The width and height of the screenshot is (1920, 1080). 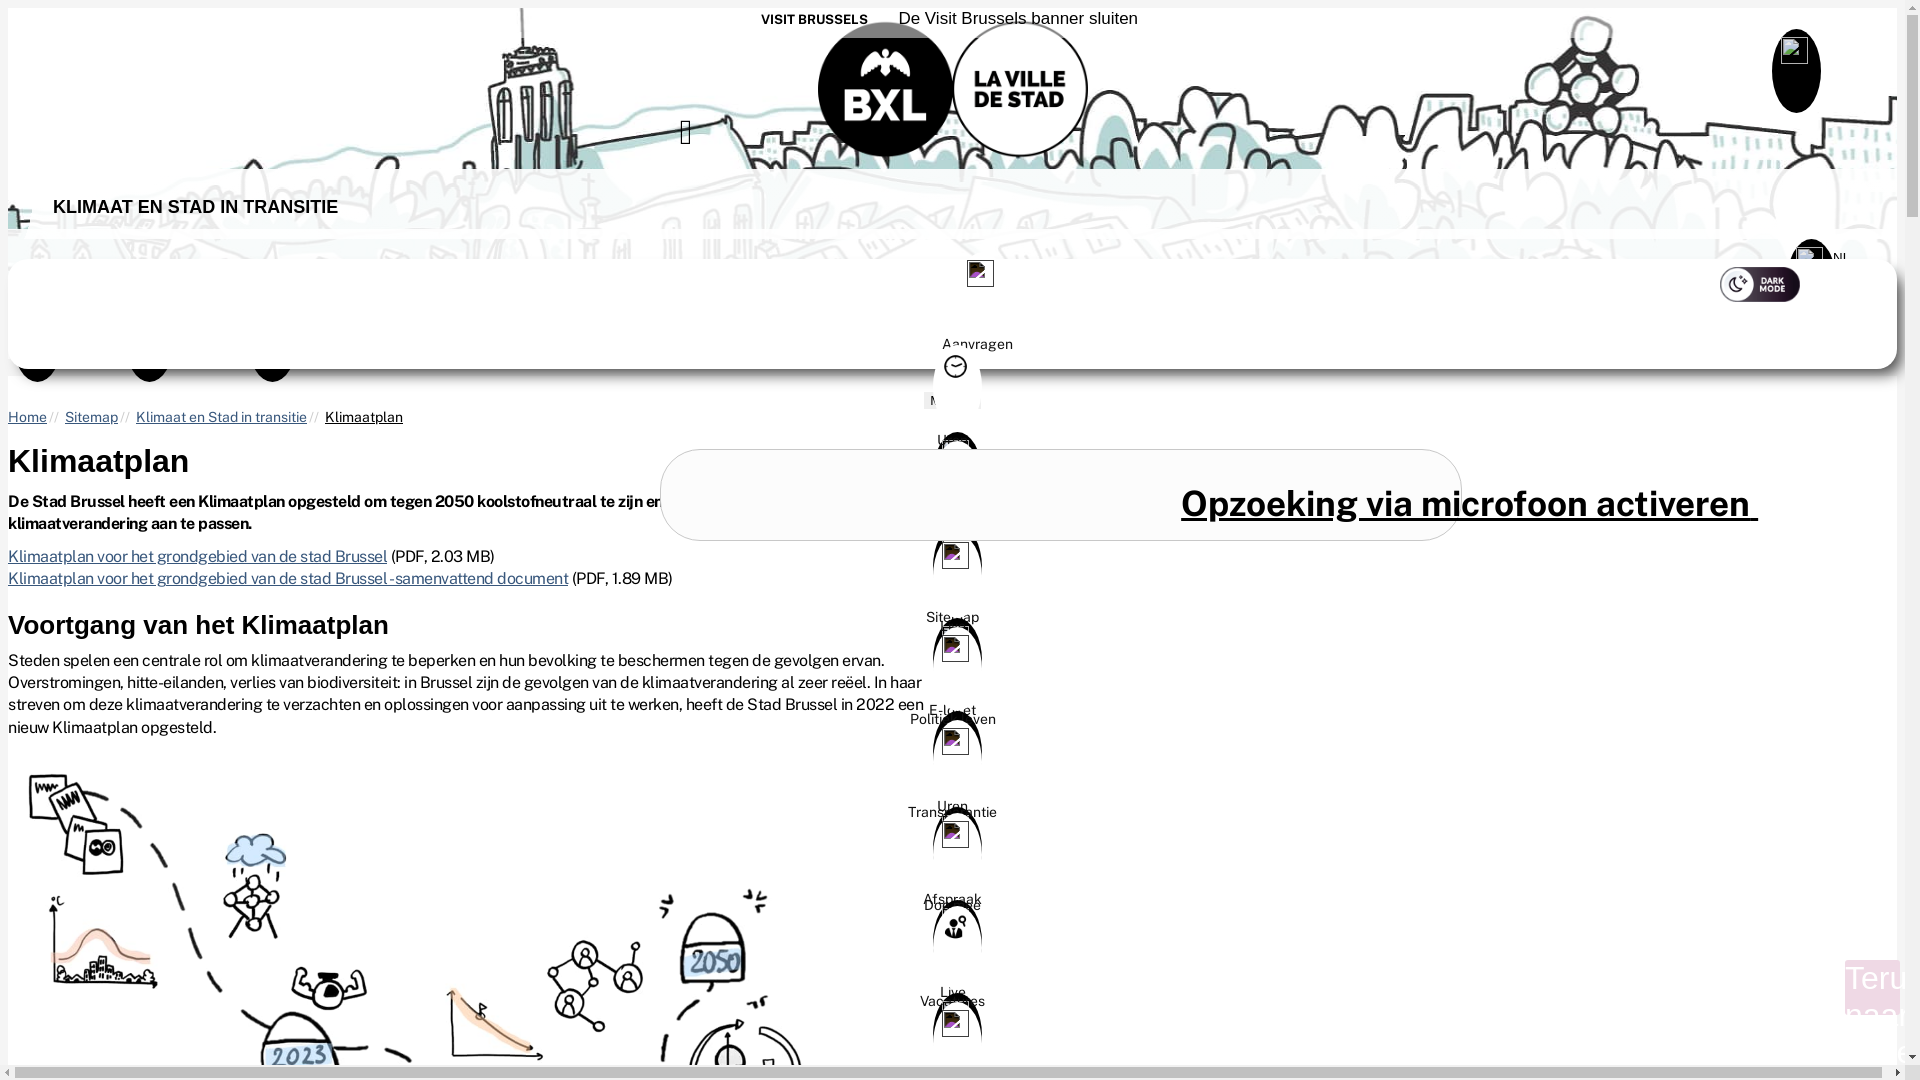 I want to click on 'Terug naar boven', so click(x=1871, y=986).